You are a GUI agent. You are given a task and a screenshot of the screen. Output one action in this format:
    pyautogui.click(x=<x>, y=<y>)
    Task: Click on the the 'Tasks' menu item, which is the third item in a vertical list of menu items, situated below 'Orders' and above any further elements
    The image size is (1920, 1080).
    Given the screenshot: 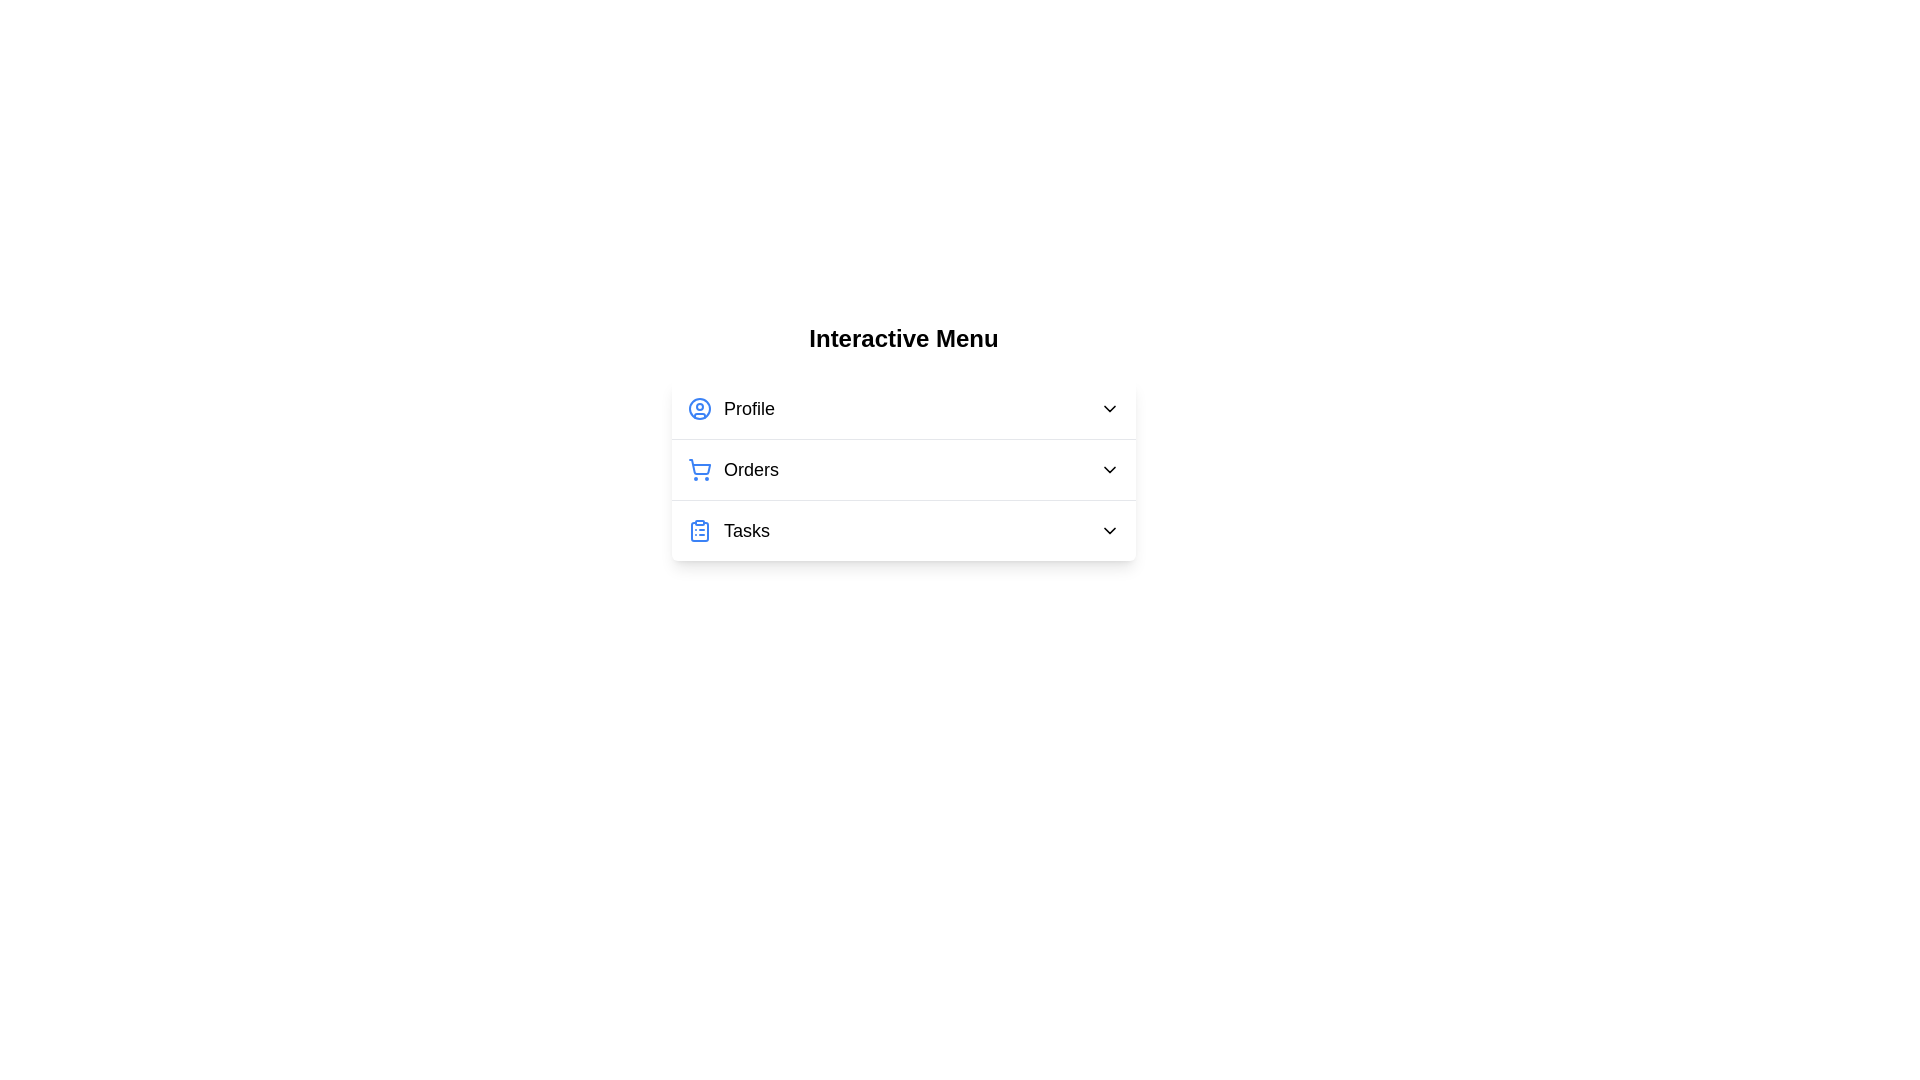 What is the action you would take?
    pyautogui.click(x=902, y=529)
    